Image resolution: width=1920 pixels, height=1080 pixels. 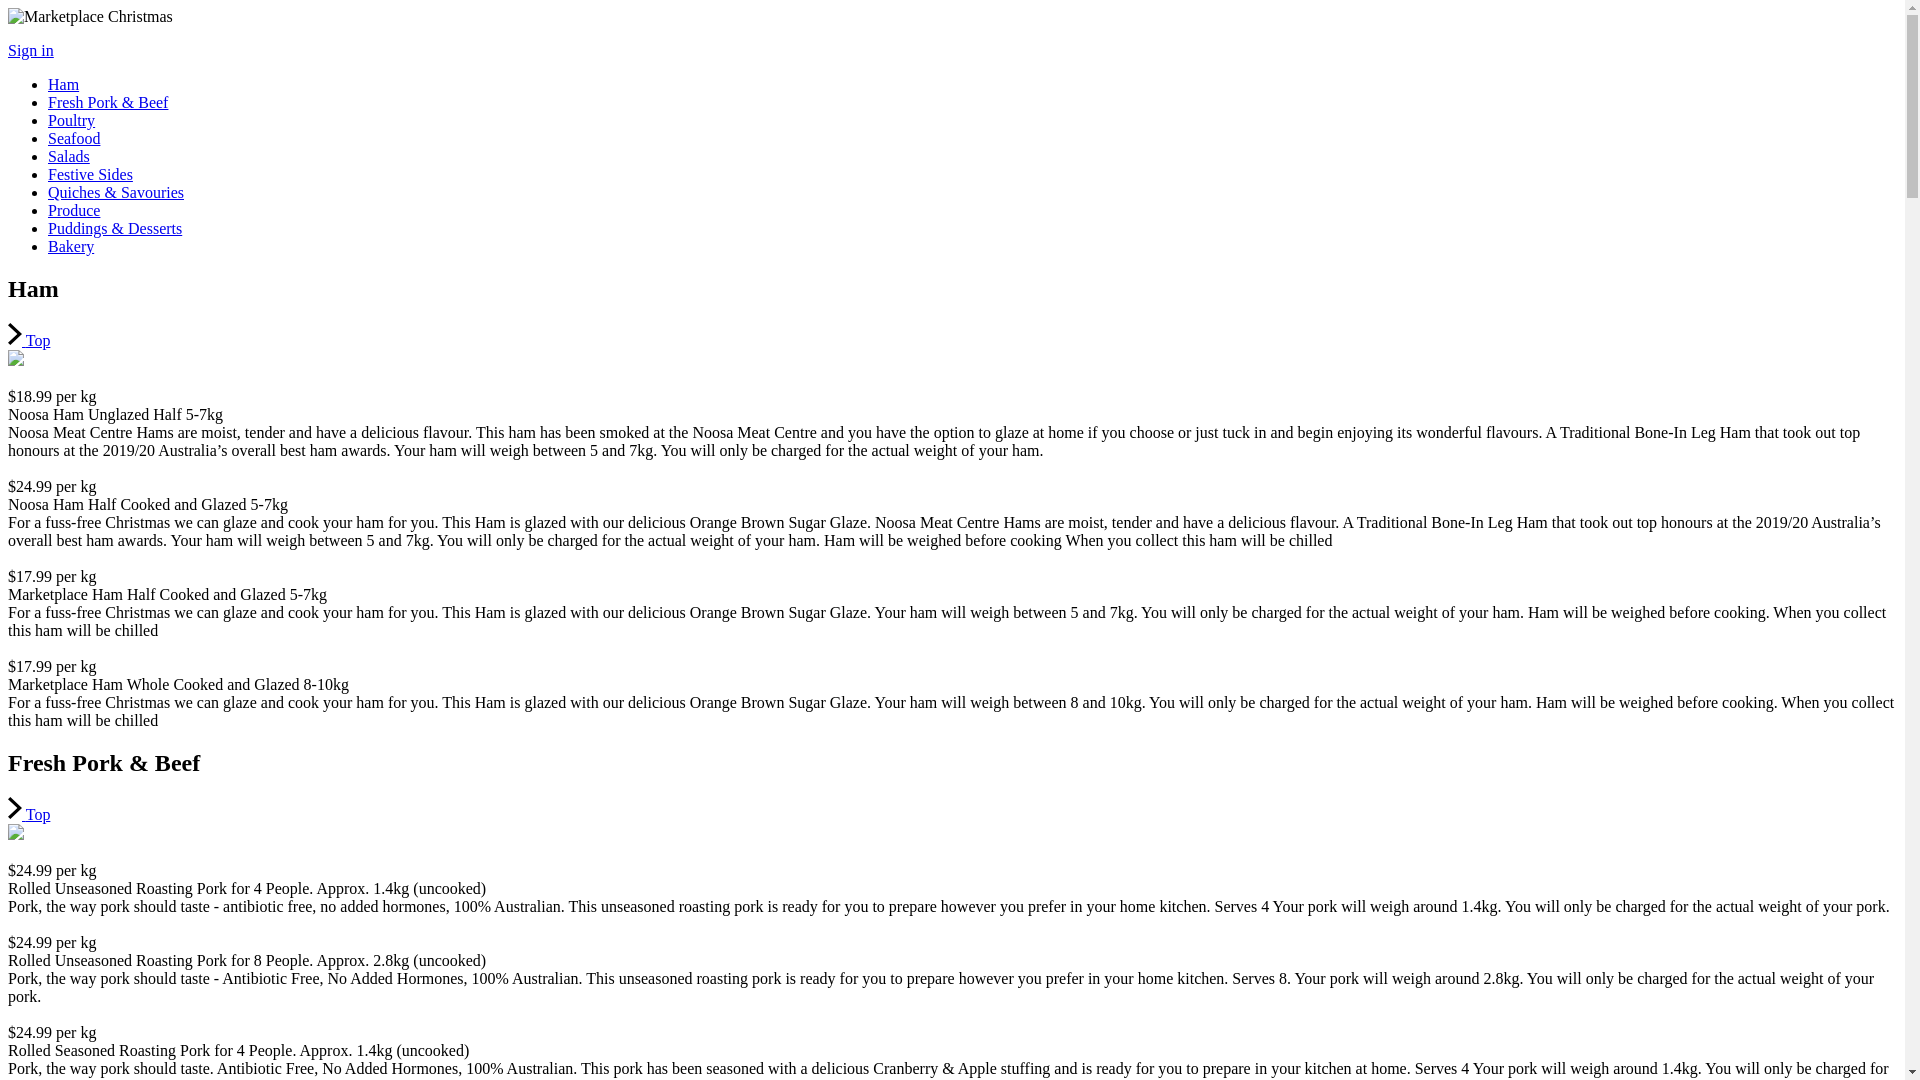 What do you see at coordinates (73, 210) in the screenshot?
I see `'Produce'` at bounding box center [73, 210].